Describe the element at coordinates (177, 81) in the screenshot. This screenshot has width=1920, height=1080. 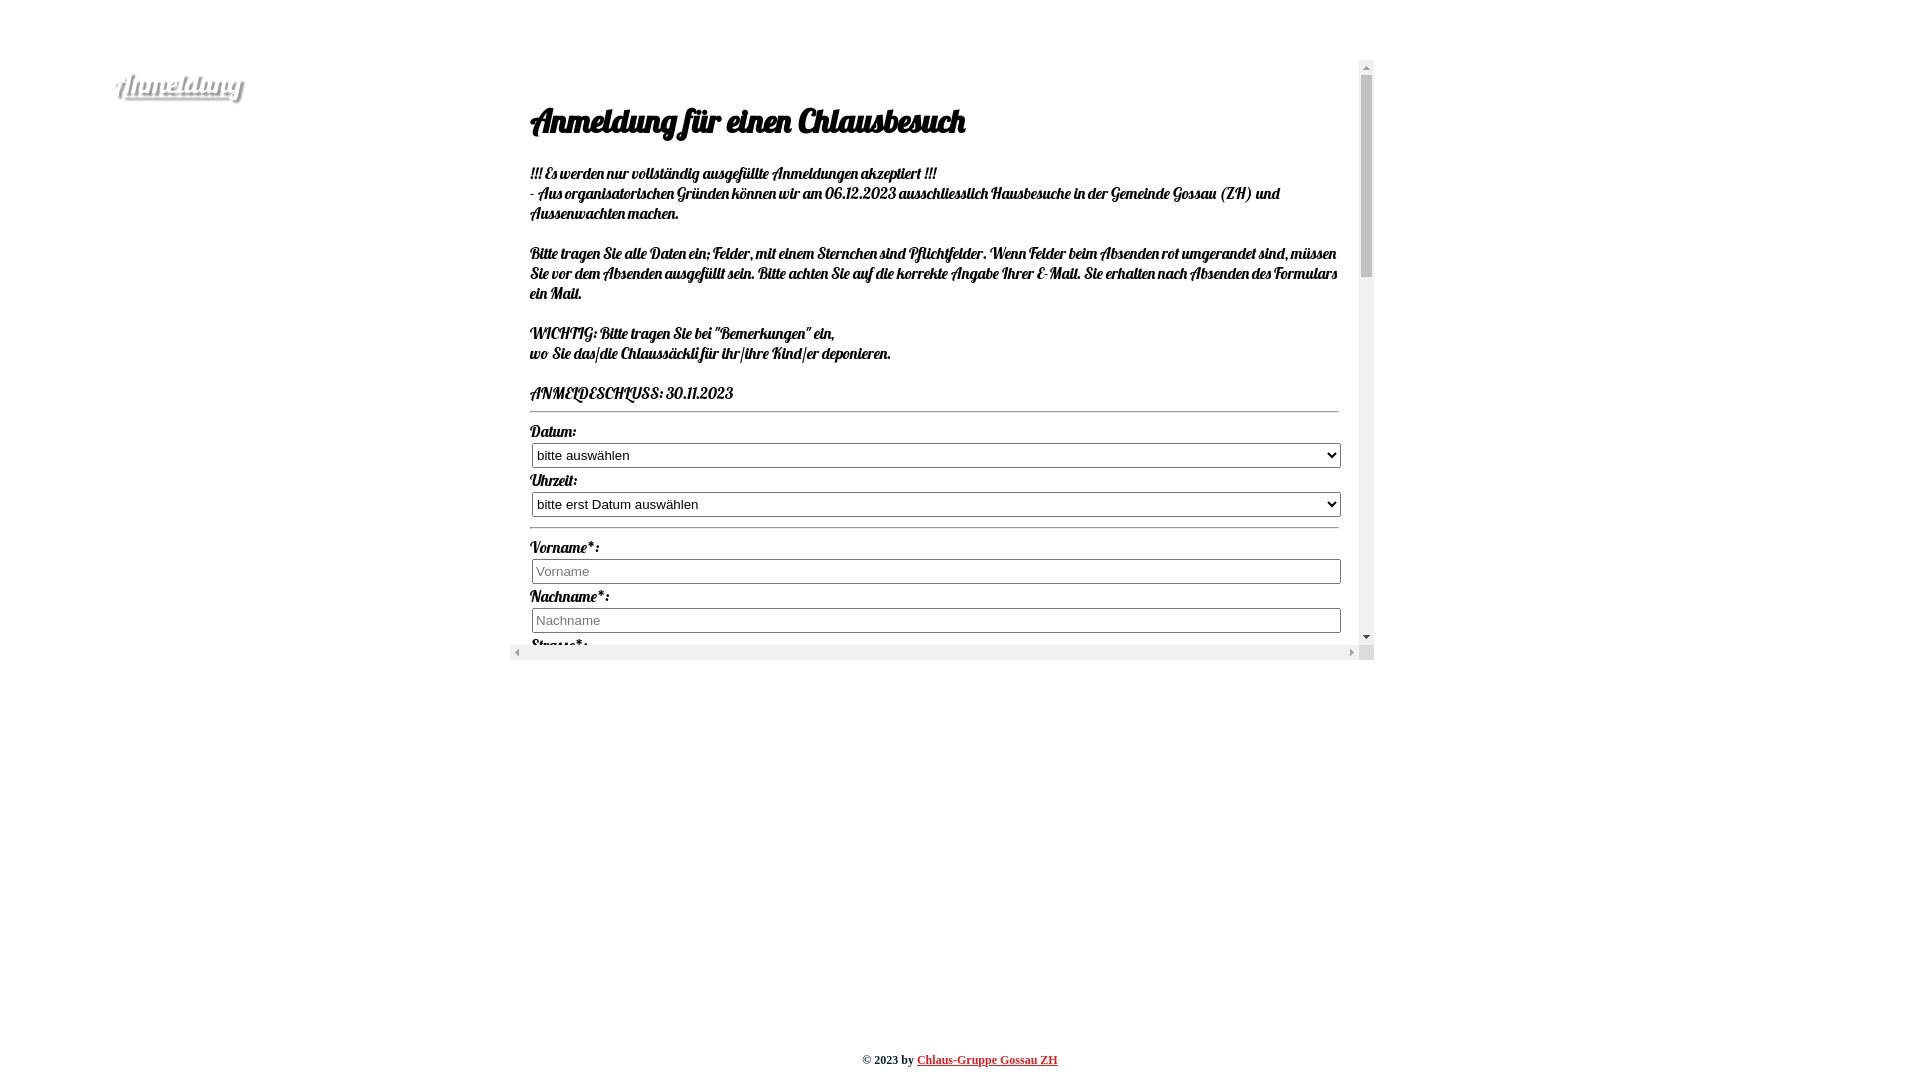
I see `'Anmeldung'` at that location.